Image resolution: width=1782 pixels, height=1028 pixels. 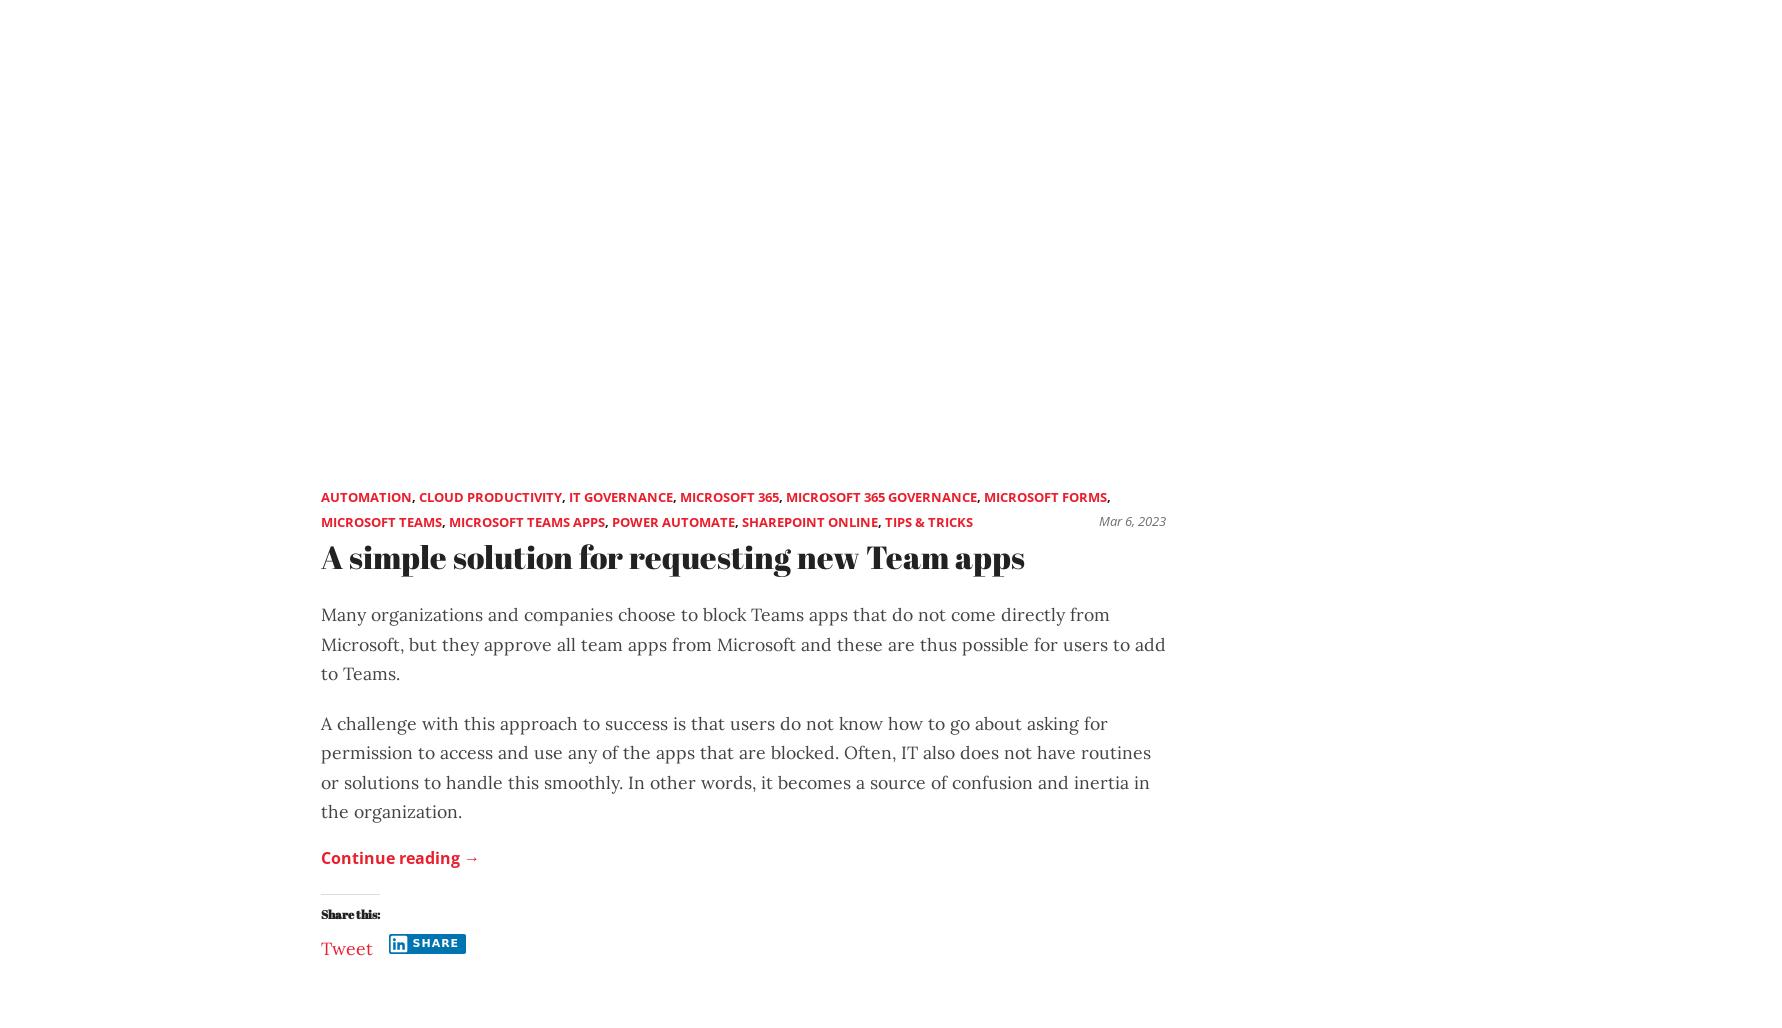 What do you see at coordinates (928, 520) in the screenshot?
I see `'Tips & Tricks'` at bounding box center [928, 520].